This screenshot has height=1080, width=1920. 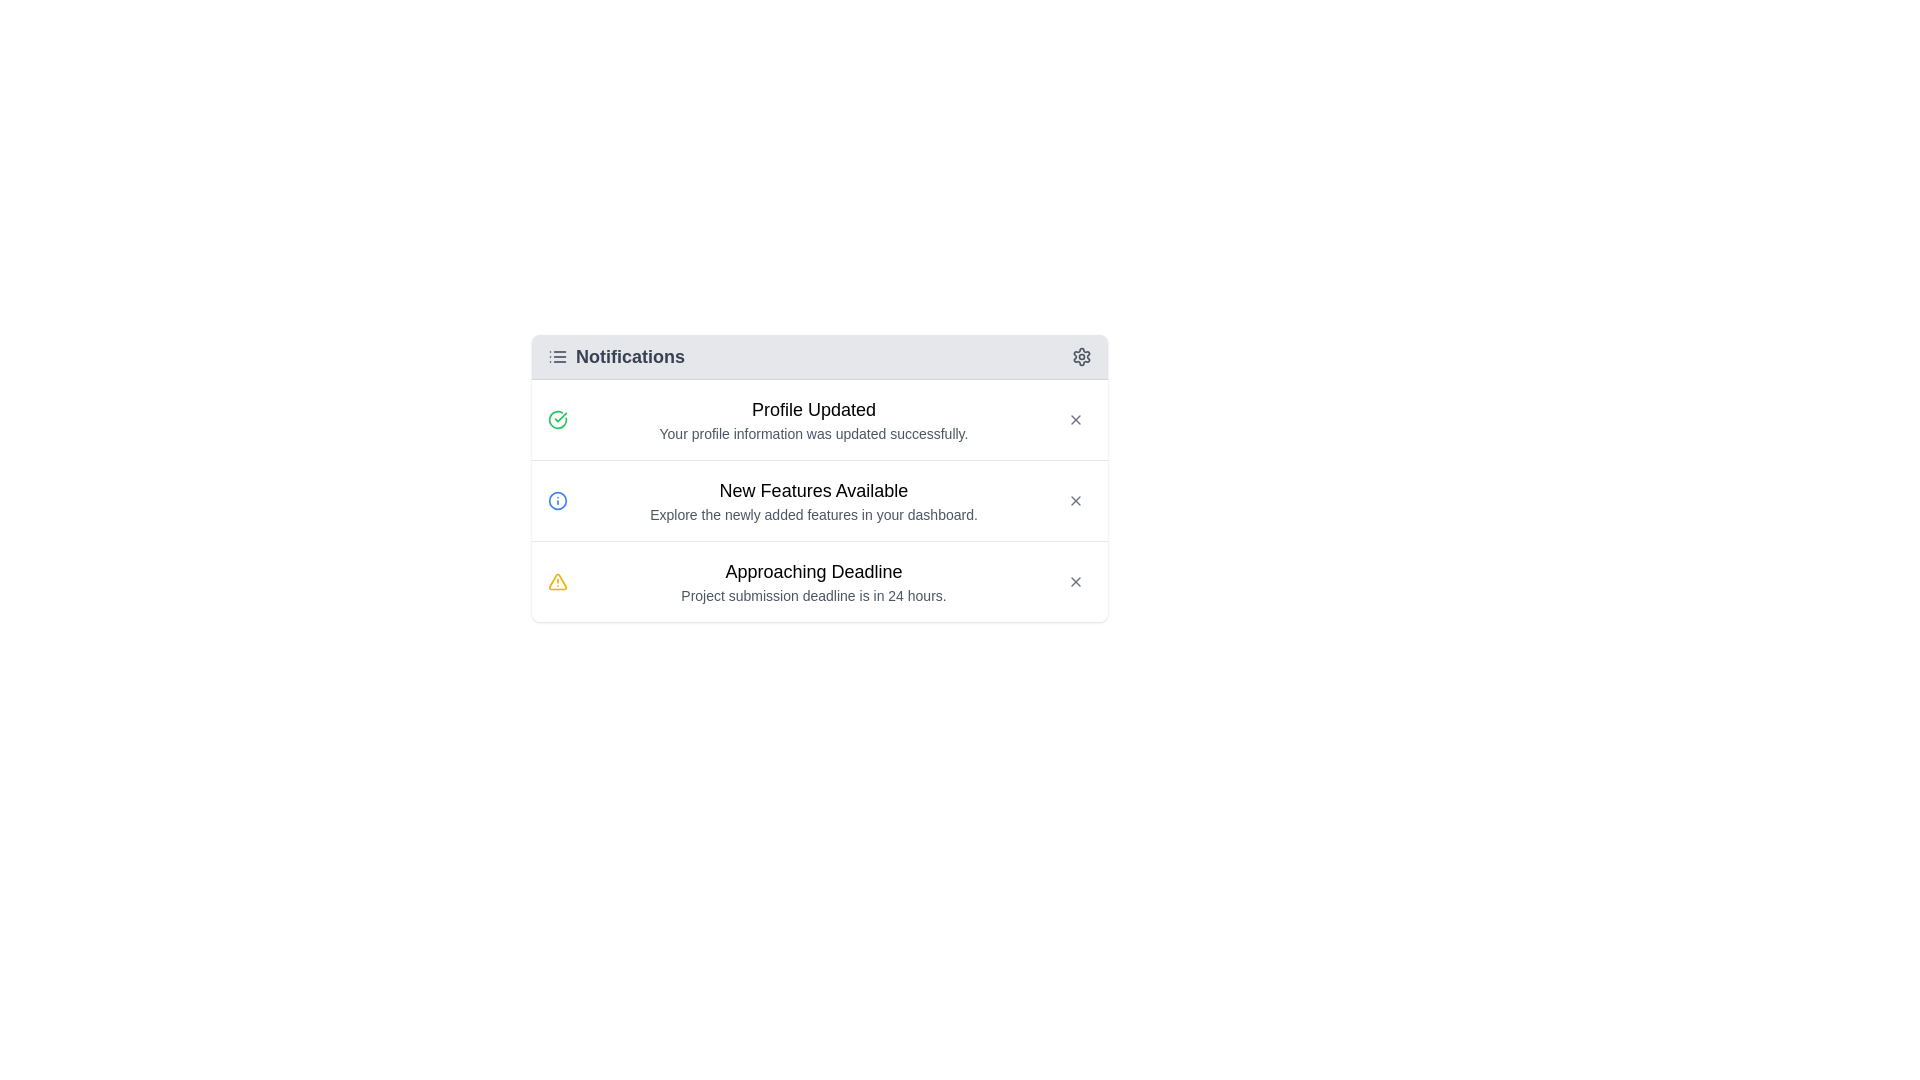 I want to click on details of the Text Content Block that contains the title 'New Features Available' and the descriptive text 'Explore the newly added features in your dashboard.', so click(x=814, y=500).